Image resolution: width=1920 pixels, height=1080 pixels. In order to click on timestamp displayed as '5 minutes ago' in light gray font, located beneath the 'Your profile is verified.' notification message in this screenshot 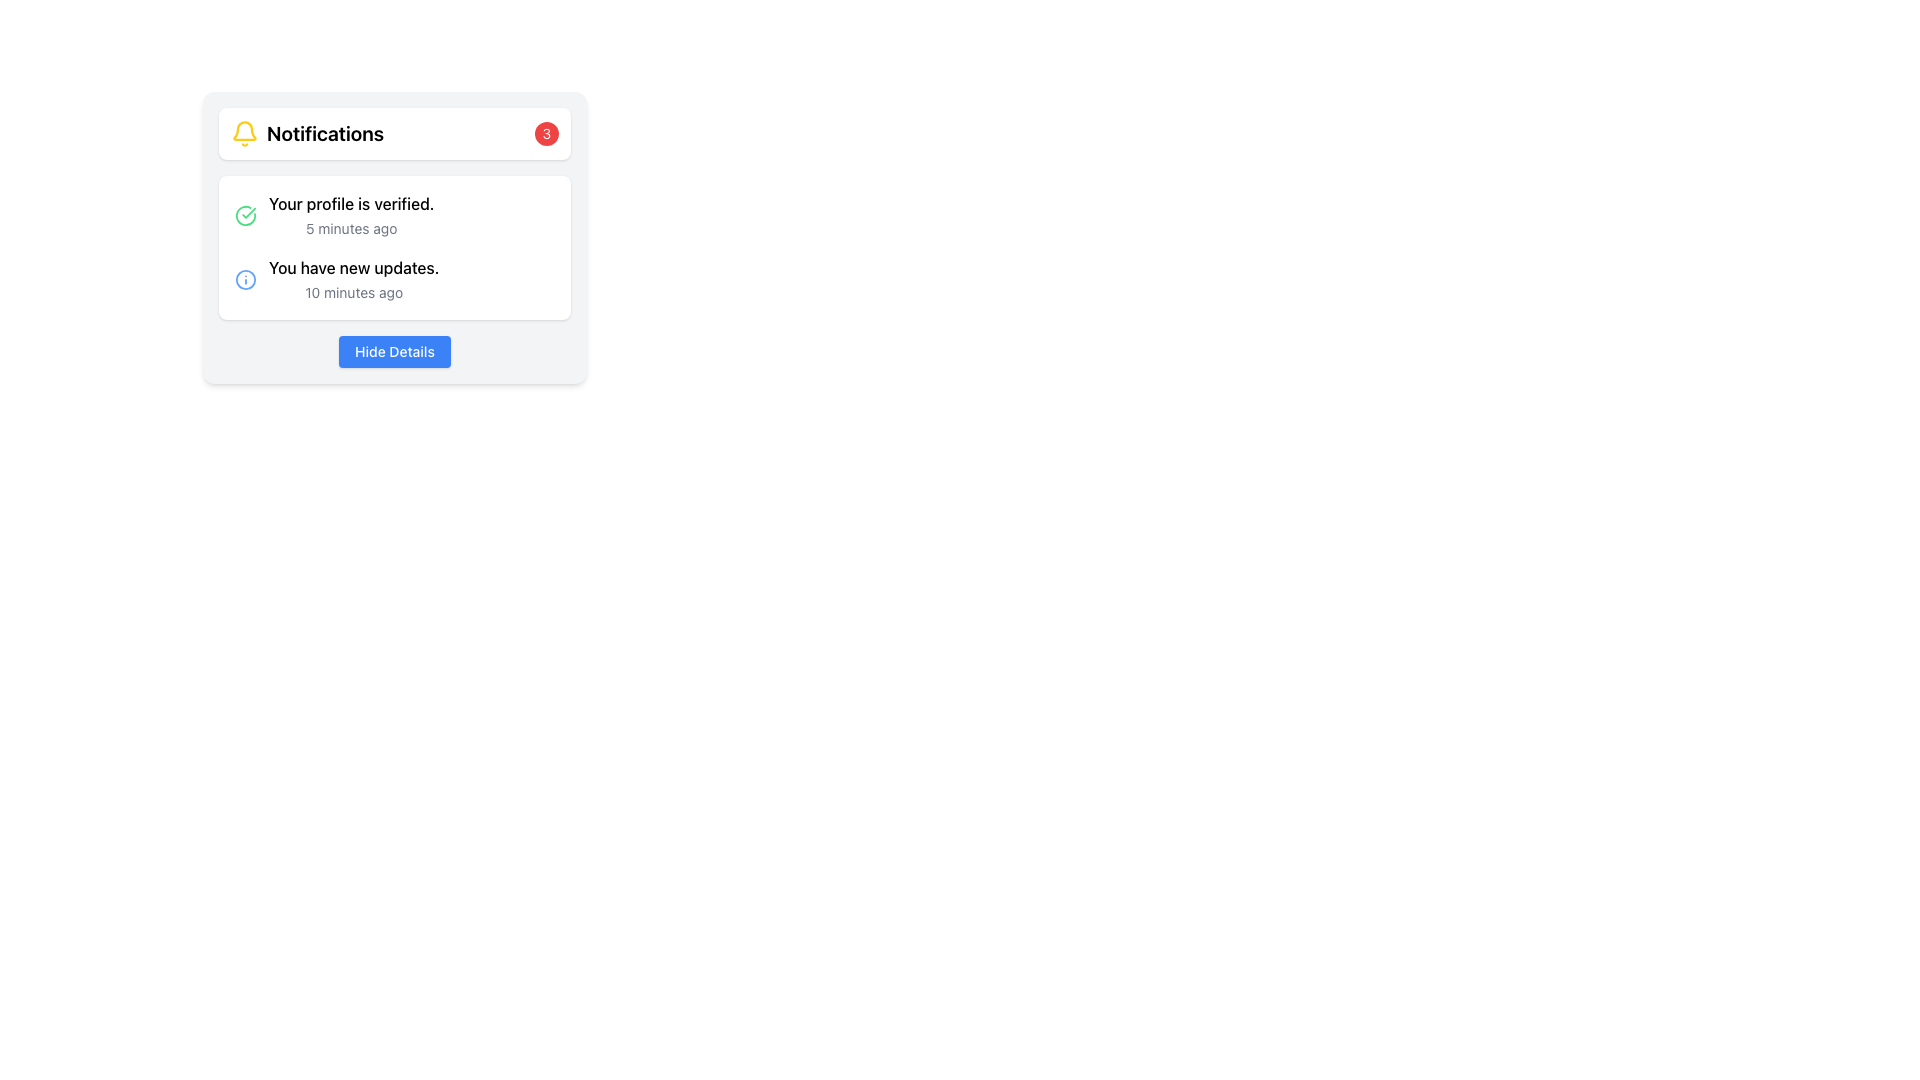, I will do `click(351, 227)`.